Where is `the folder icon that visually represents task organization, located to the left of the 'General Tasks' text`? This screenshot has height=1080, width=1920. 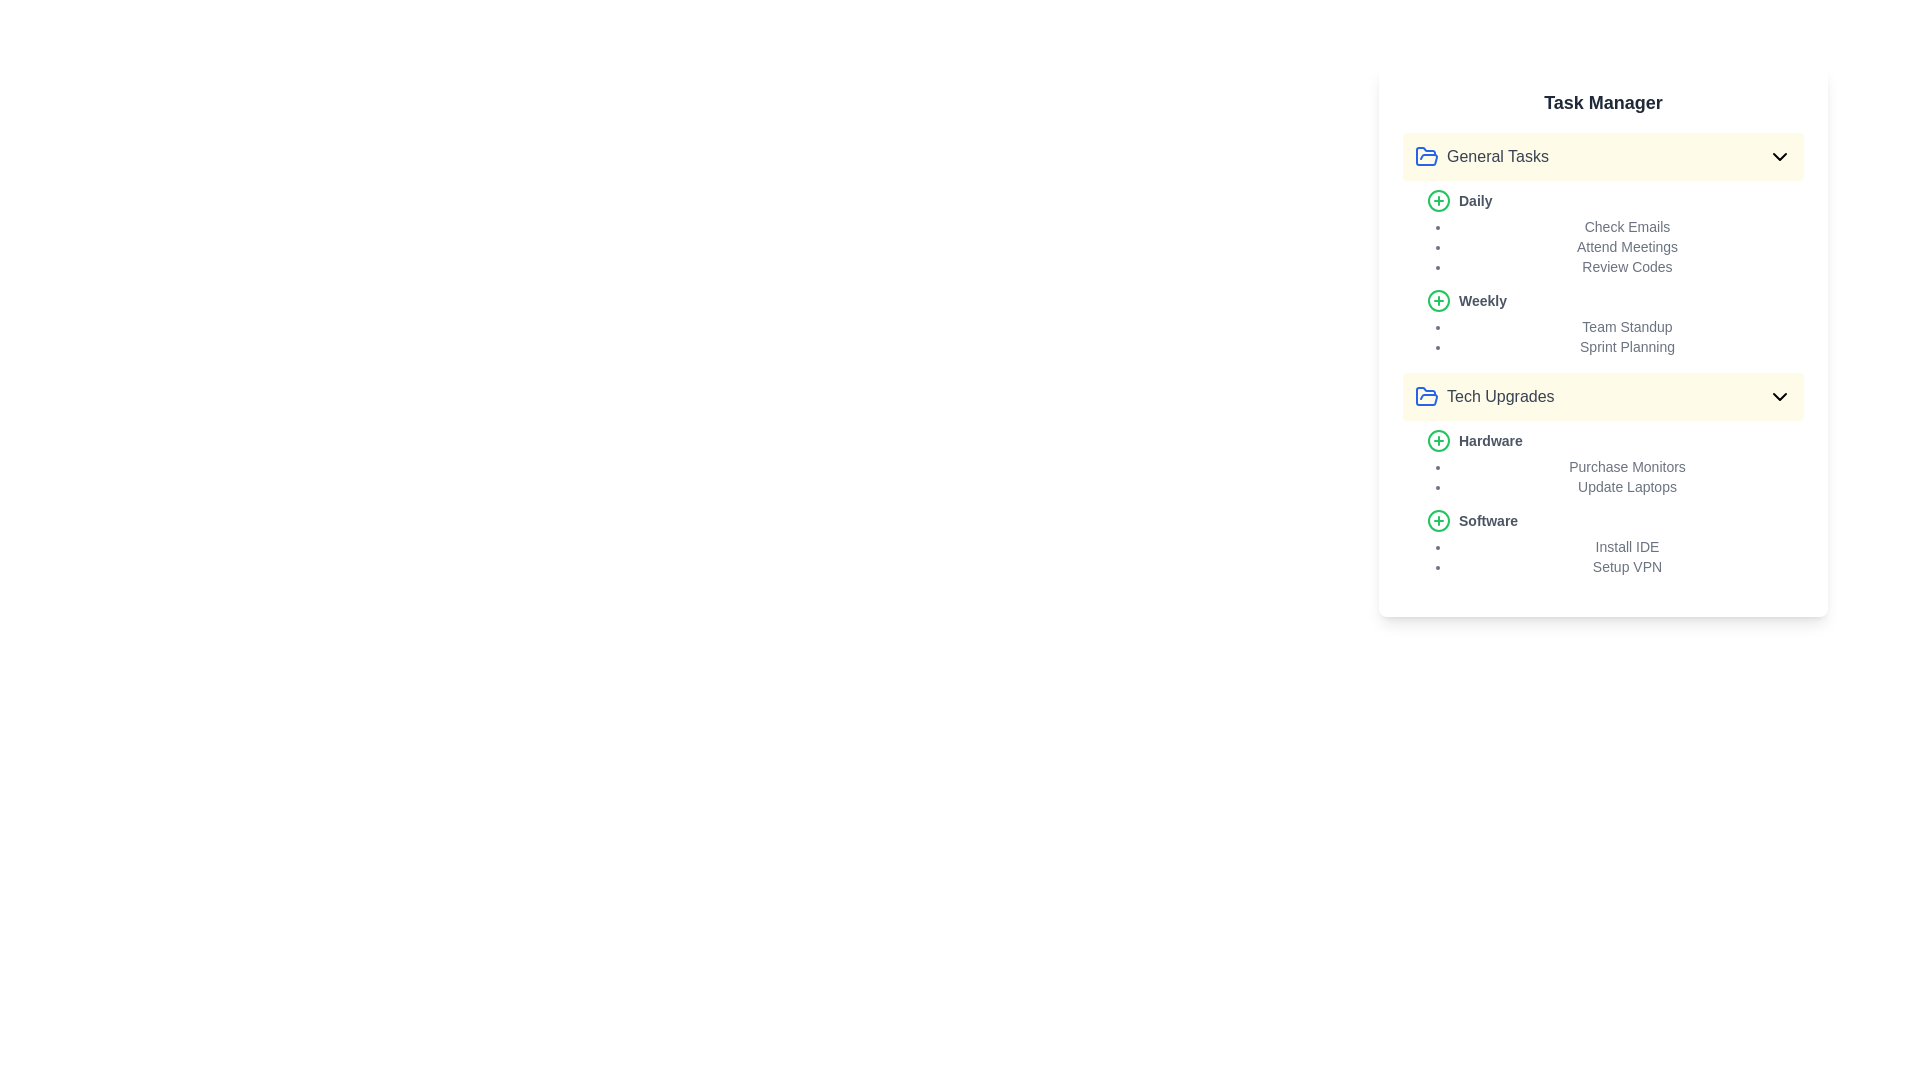
the folder icon that visually represents task organization, located to the left of the 'General Tasks' text is located at coordinates (1425, 156).